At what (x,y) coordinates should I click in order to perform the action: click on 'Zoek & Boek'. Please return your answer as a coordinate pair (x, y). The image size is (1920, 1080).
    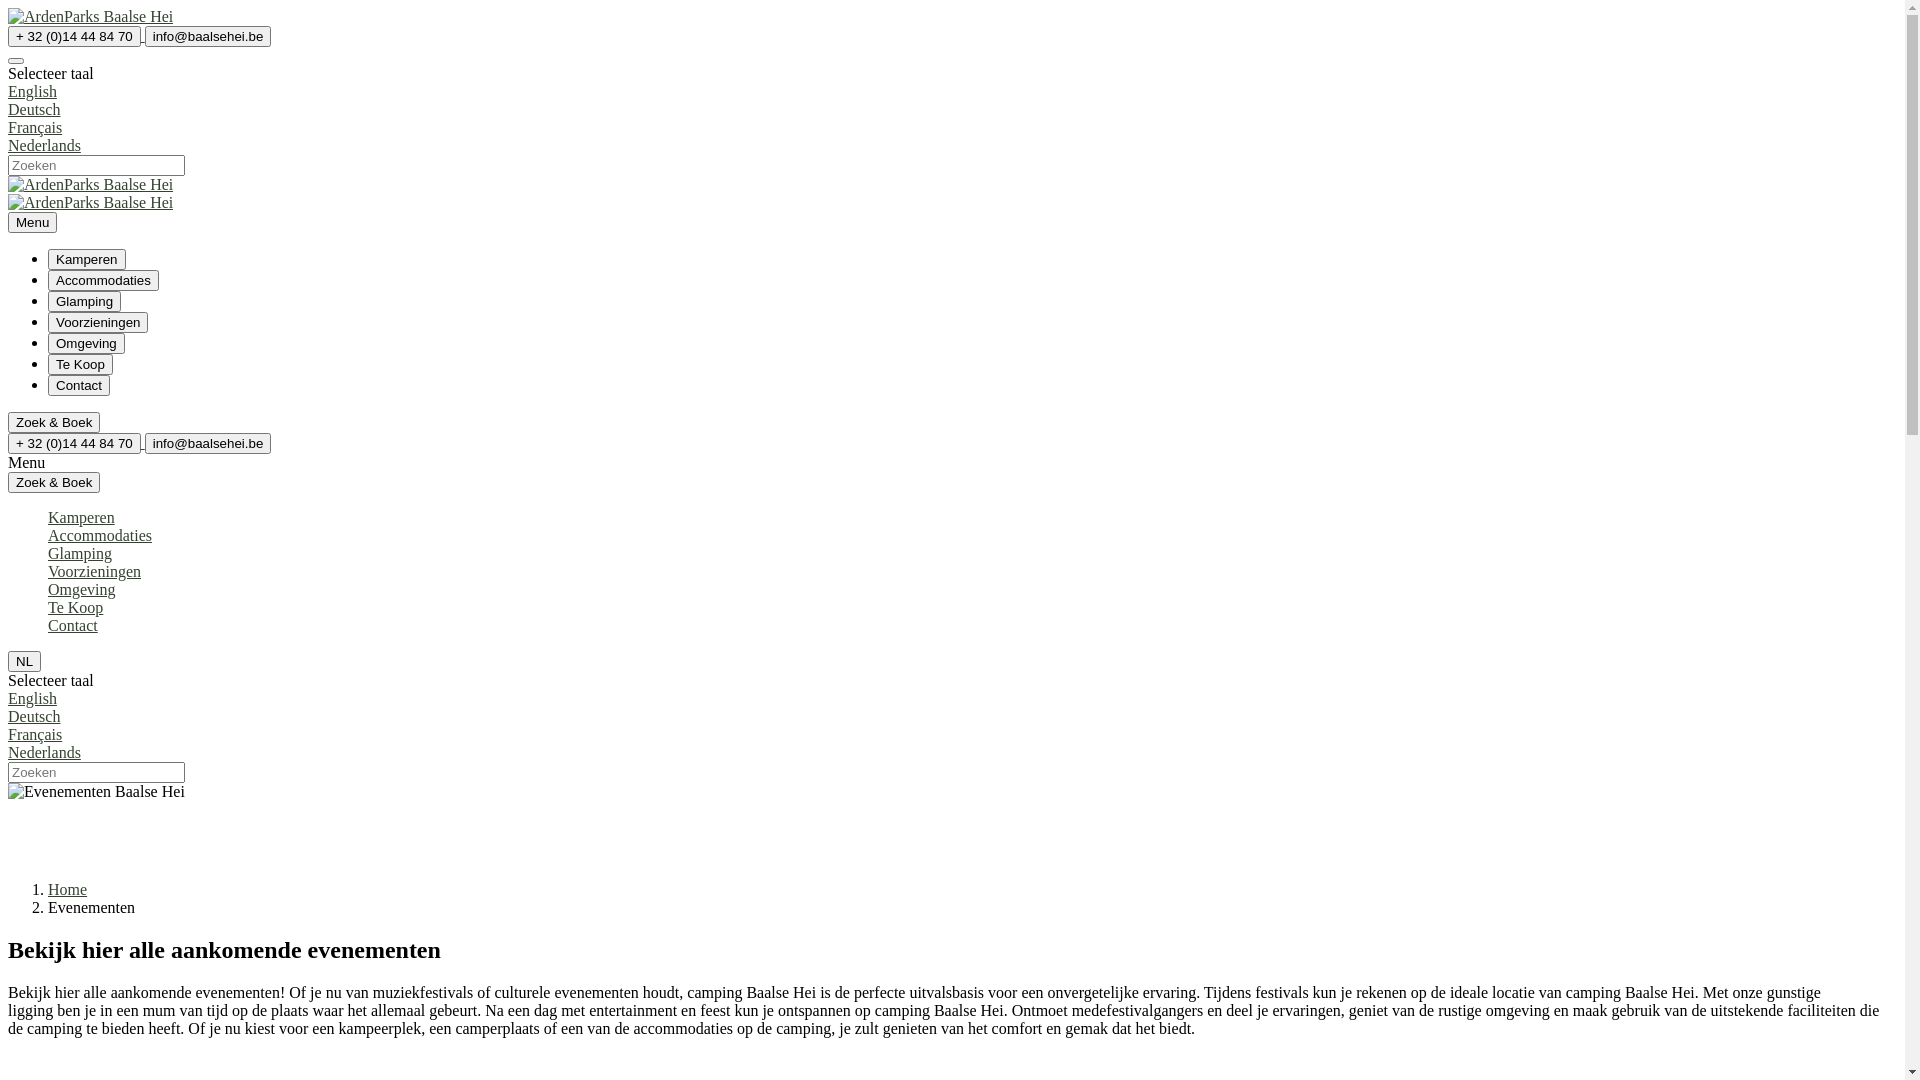
    Looking at the image, I should click on (53, 421).